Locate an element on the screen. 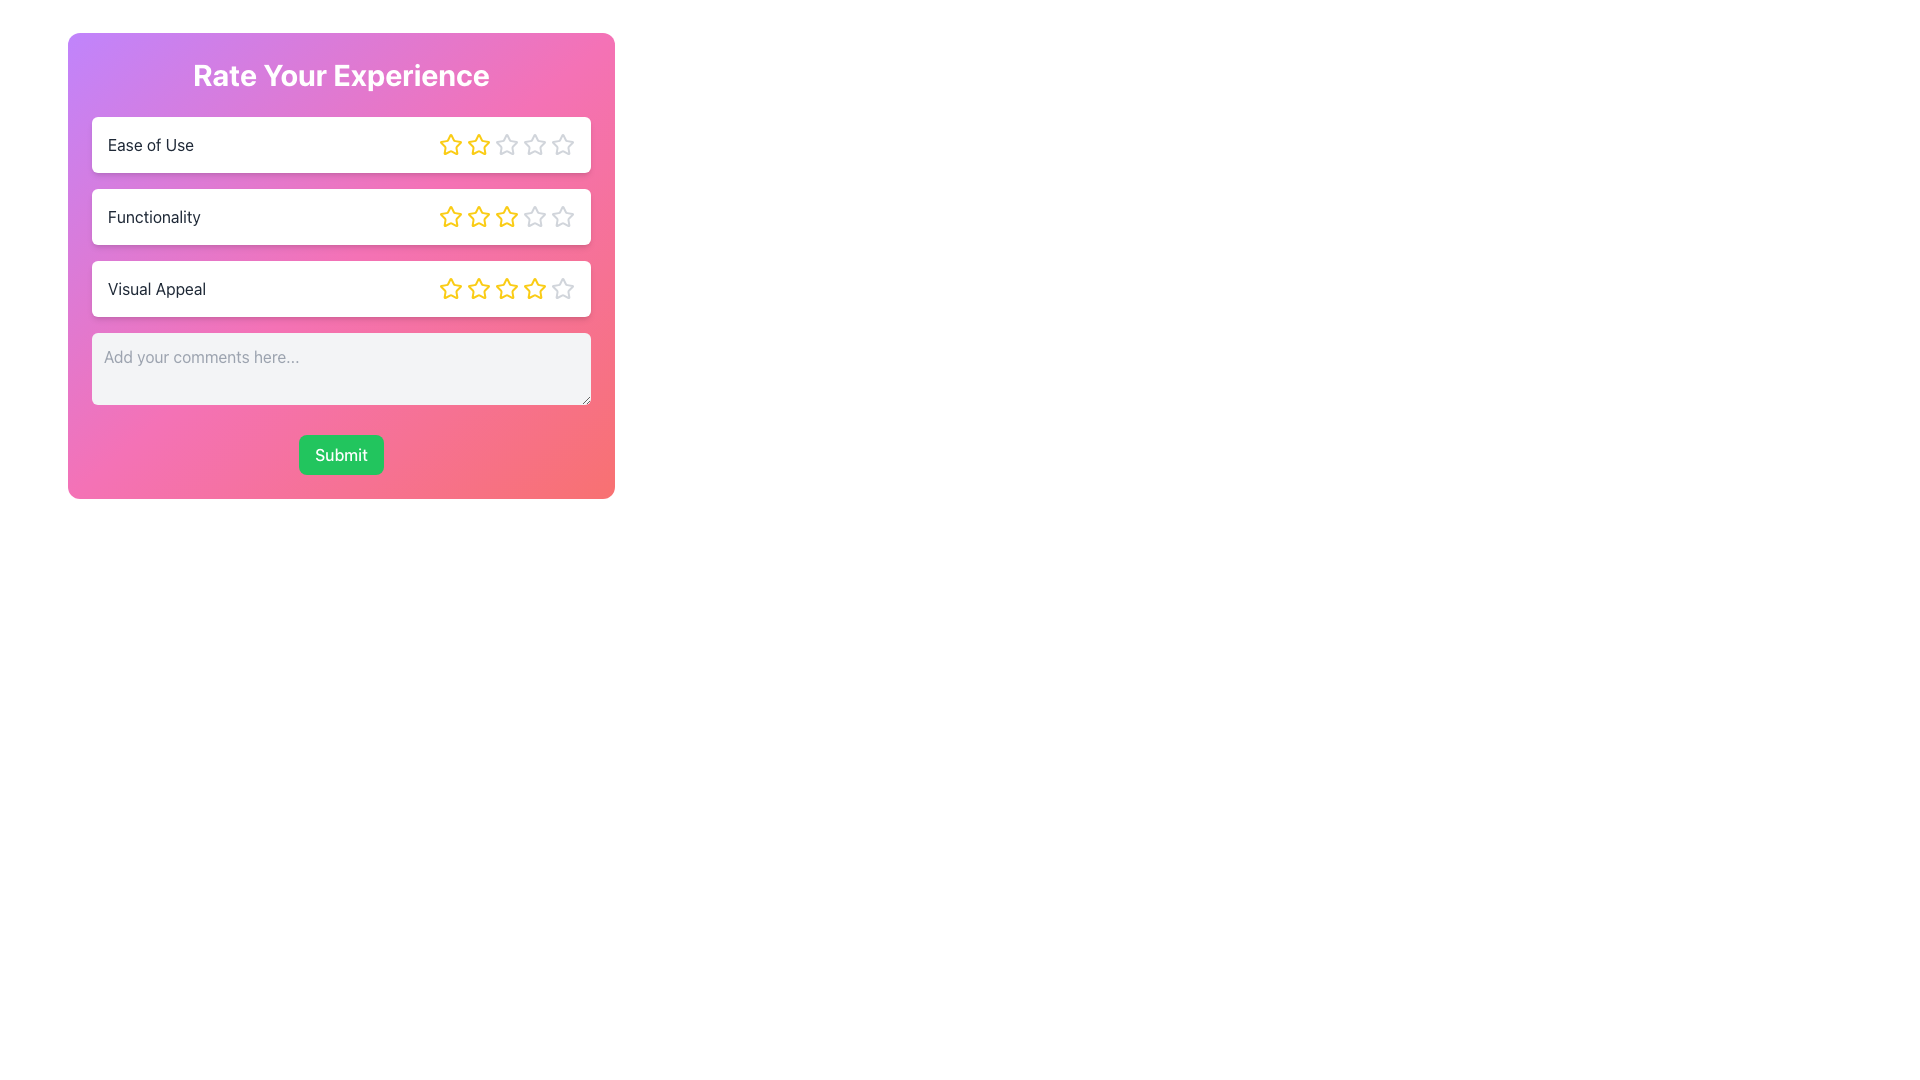 The height and width of the screenshot is (1080, 1920). the second star icon in the 'Functionality' rating section to set the rating to 2 is located at coordinates (478, 216).